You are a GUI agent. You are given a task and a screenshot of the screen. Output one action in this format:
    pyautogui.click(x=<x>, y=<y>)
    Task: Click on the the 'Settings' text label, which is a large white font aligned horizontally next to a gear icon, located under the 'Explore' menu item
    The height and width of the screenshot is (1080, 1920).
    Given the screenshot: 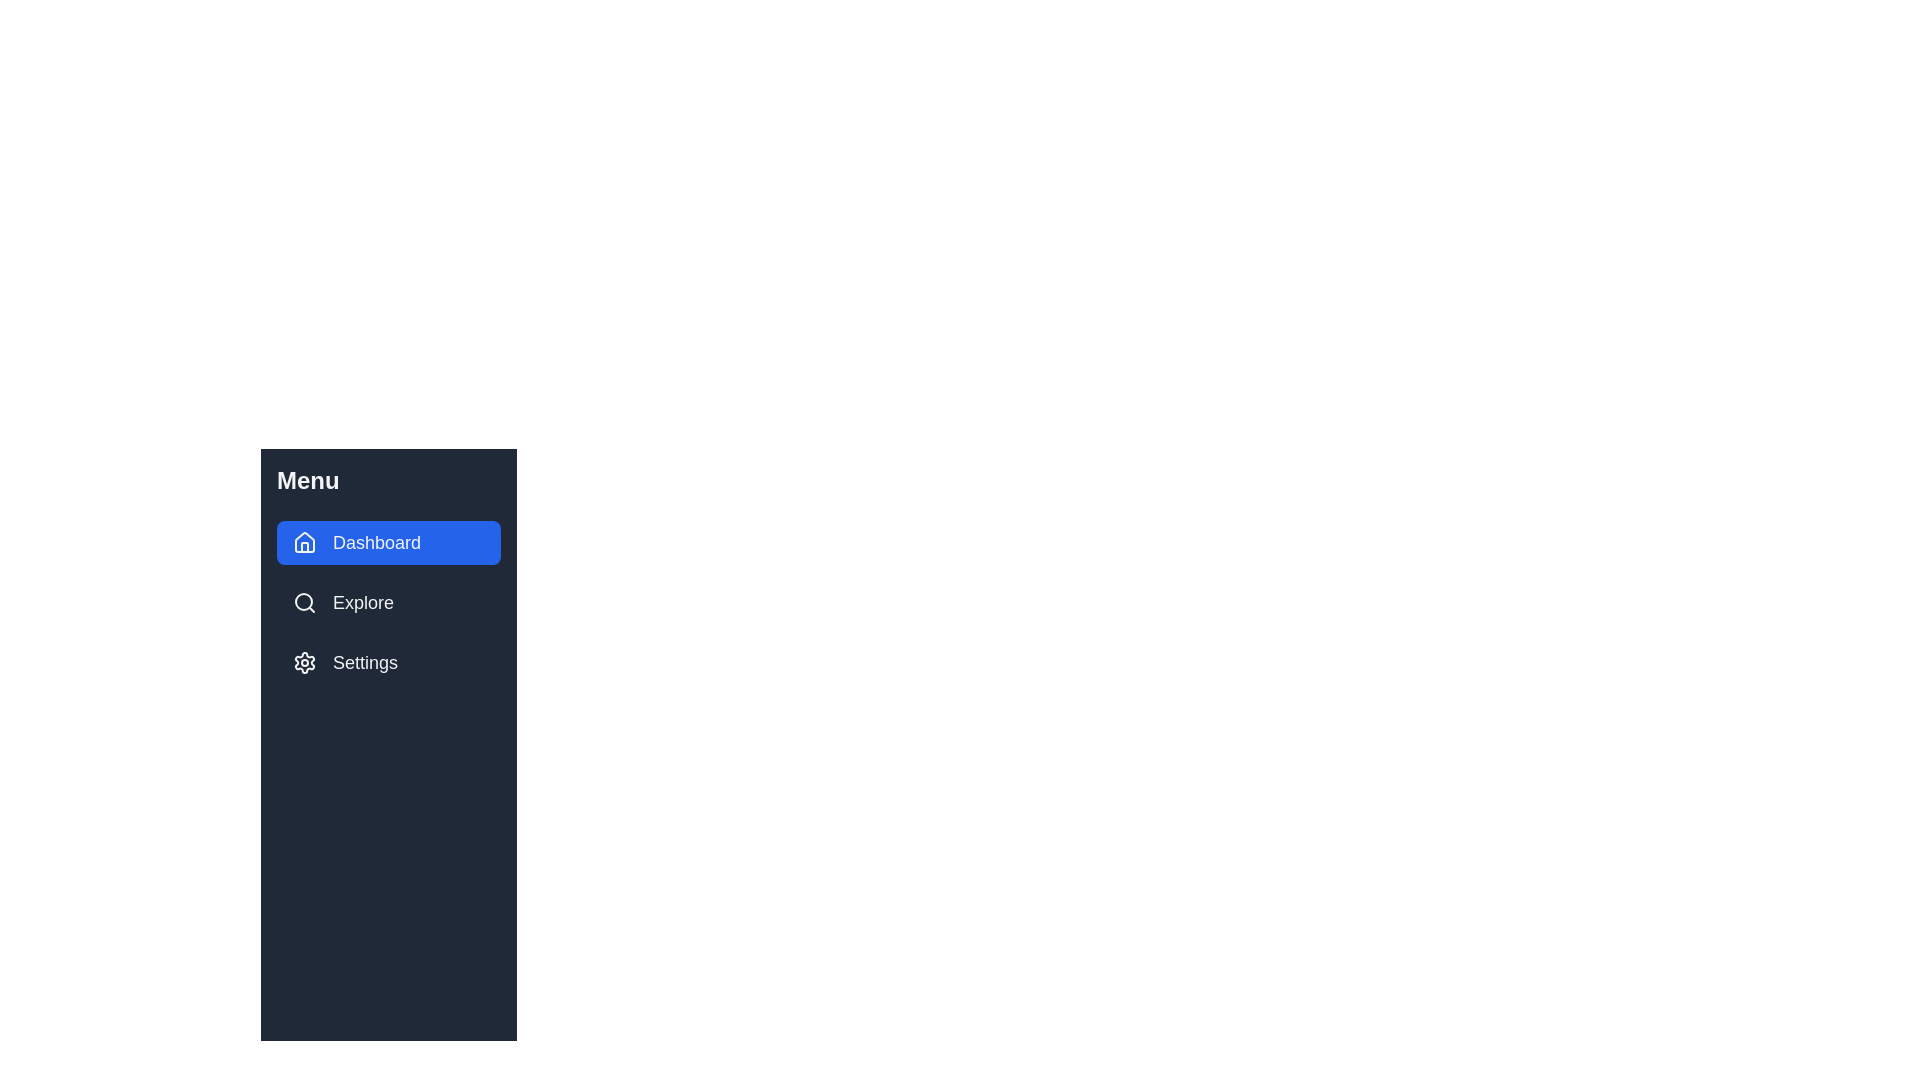 What is the action you would take?
    pyautogui.click(x=365, y=663)
    